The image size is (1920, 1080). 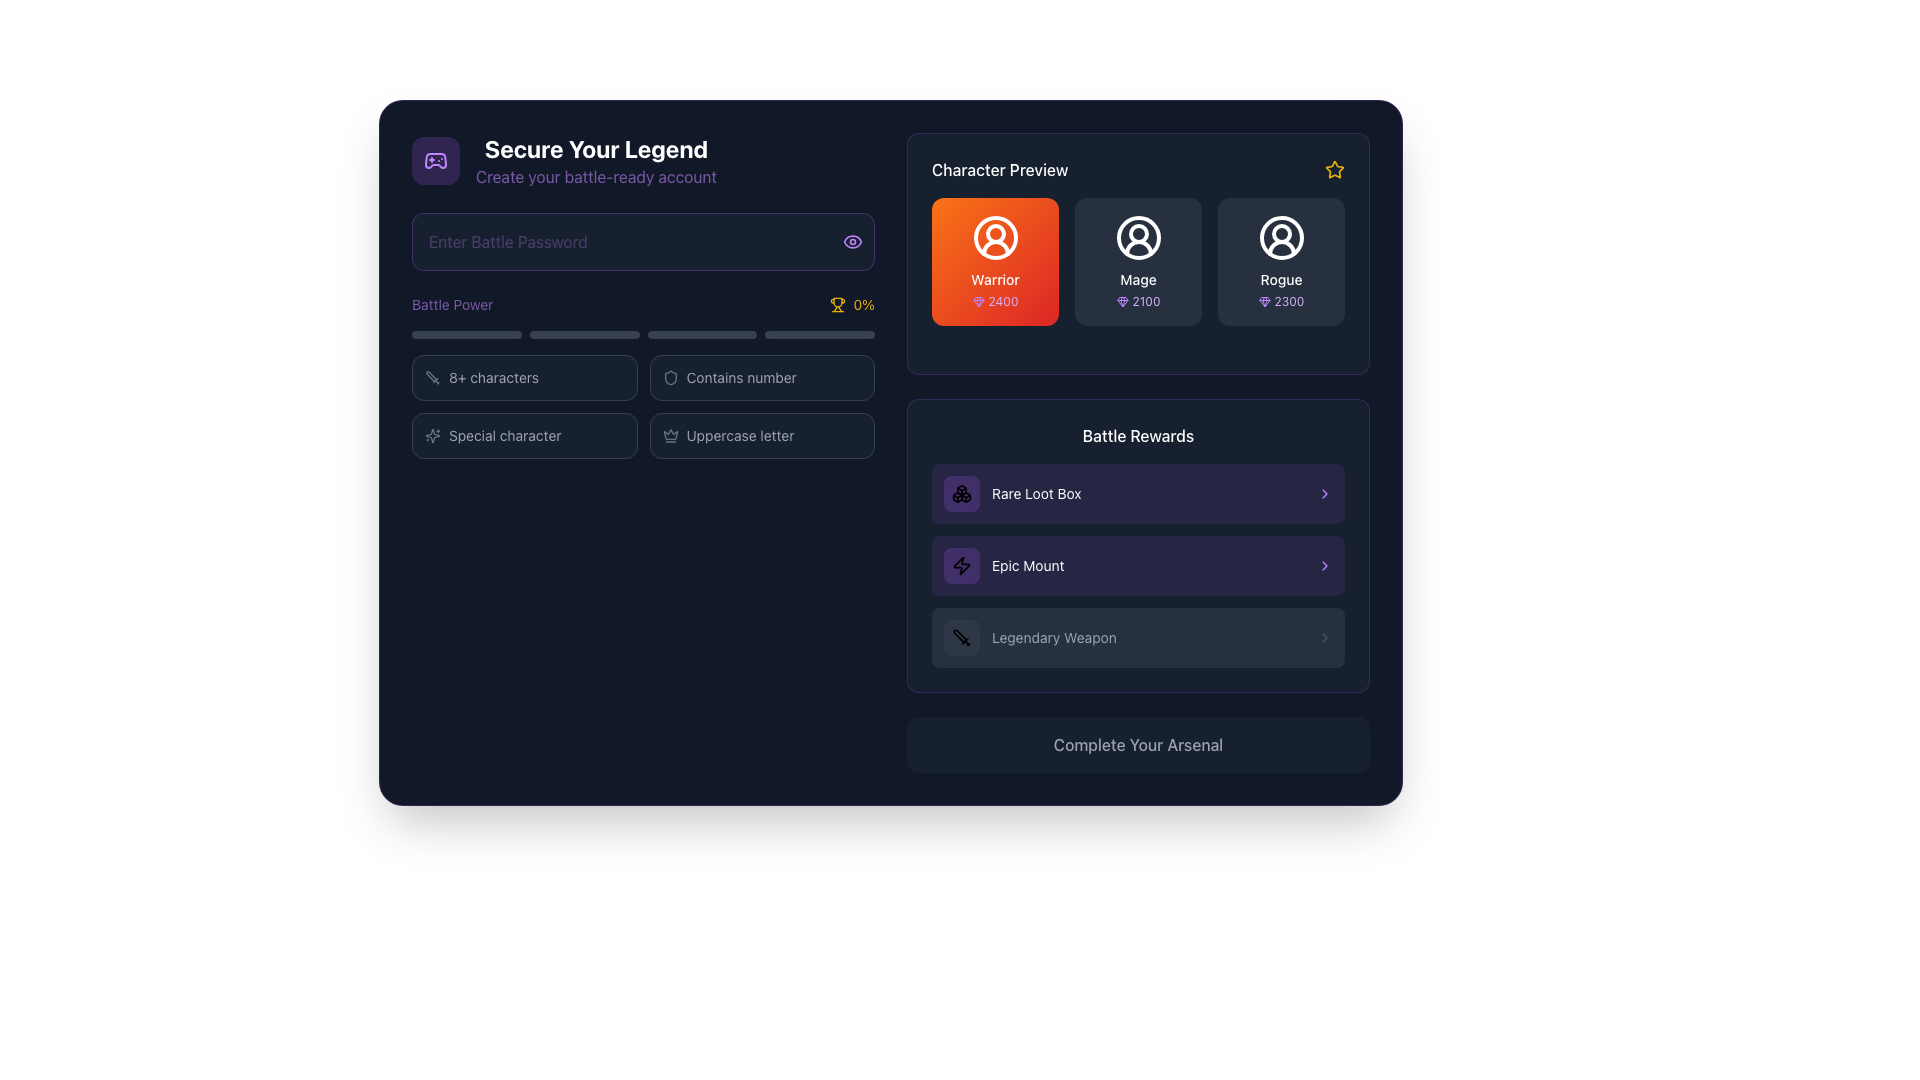 I want to click on the specific character in the SelectionCardsGroup located under the 'Character Preview' heading on the upper right side of the interface, so click(x=1138, y=253).